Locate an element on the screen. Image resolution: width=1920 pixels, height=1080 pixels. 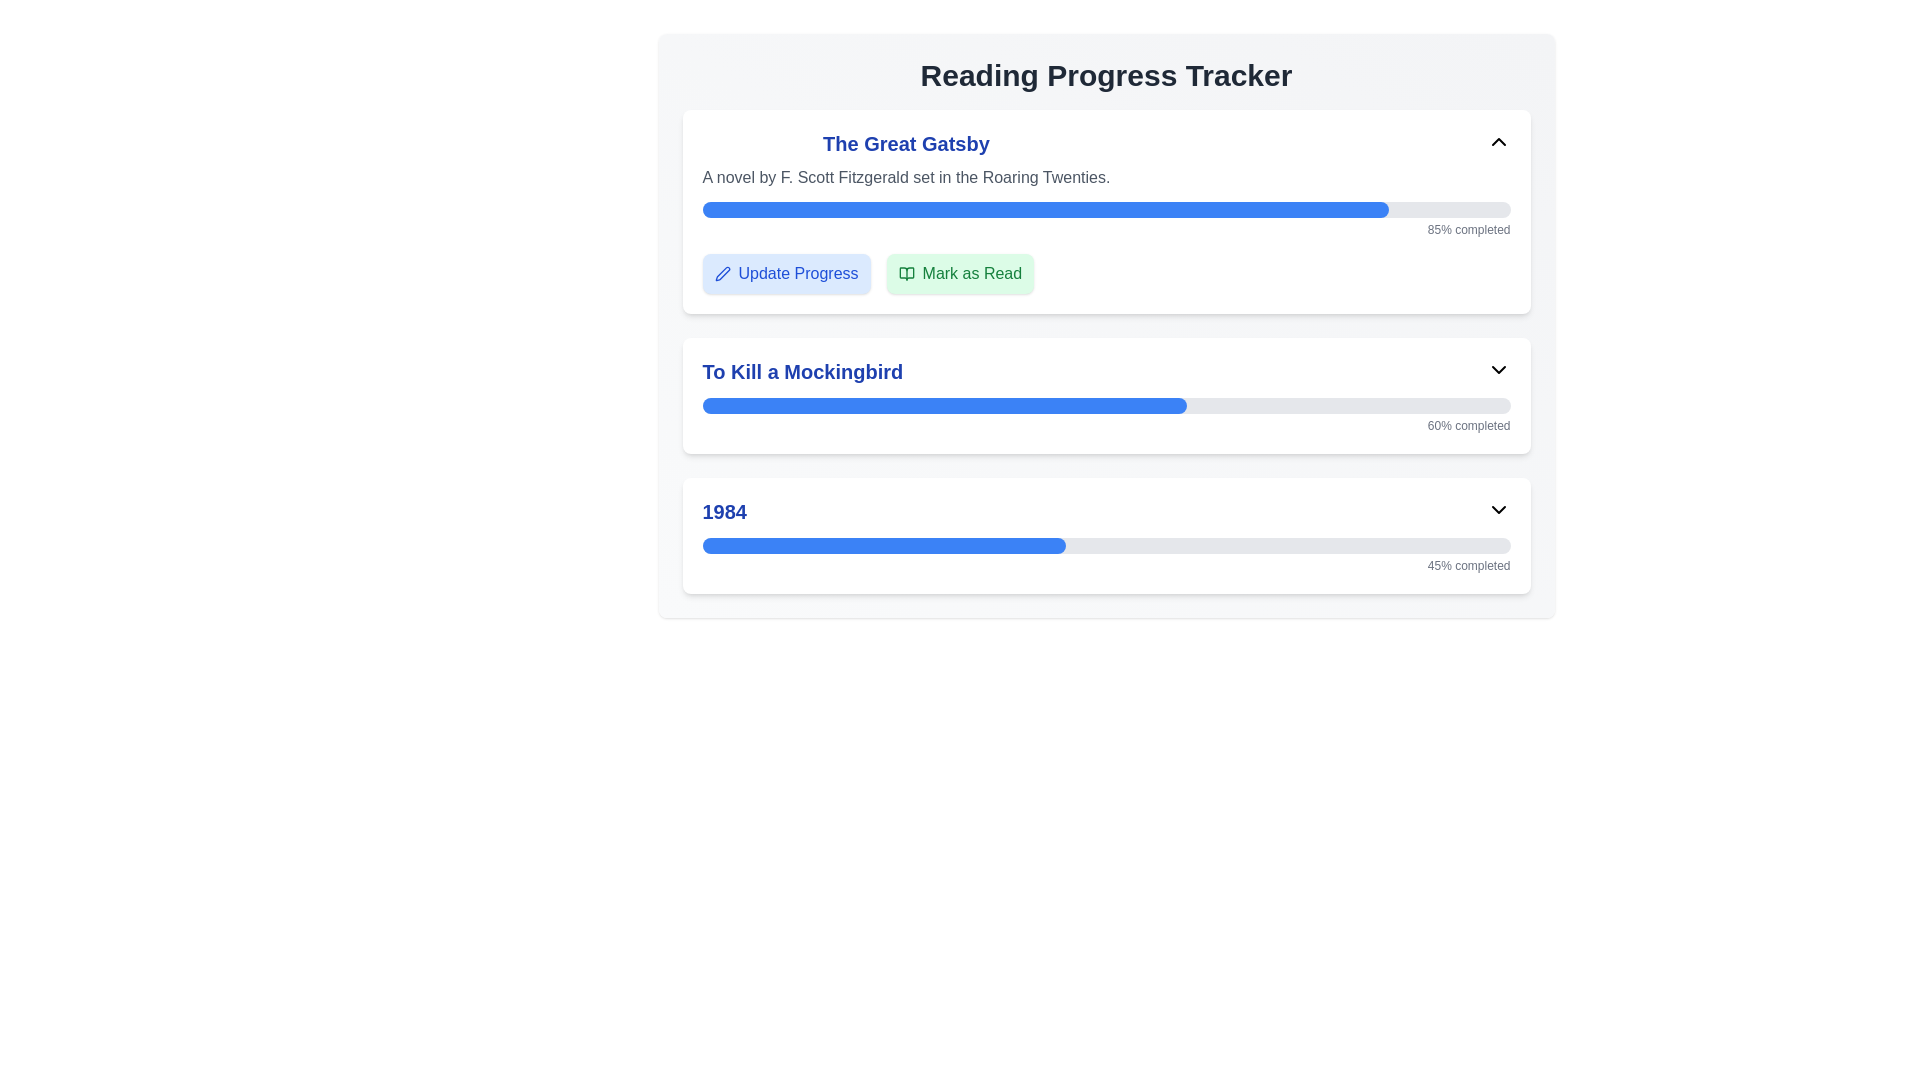
the filled portion of the progress bar indicating 60% completion for the book 'To Kill a Mockingbird' within the progress tracker interface is located at coordinates (943, 405).